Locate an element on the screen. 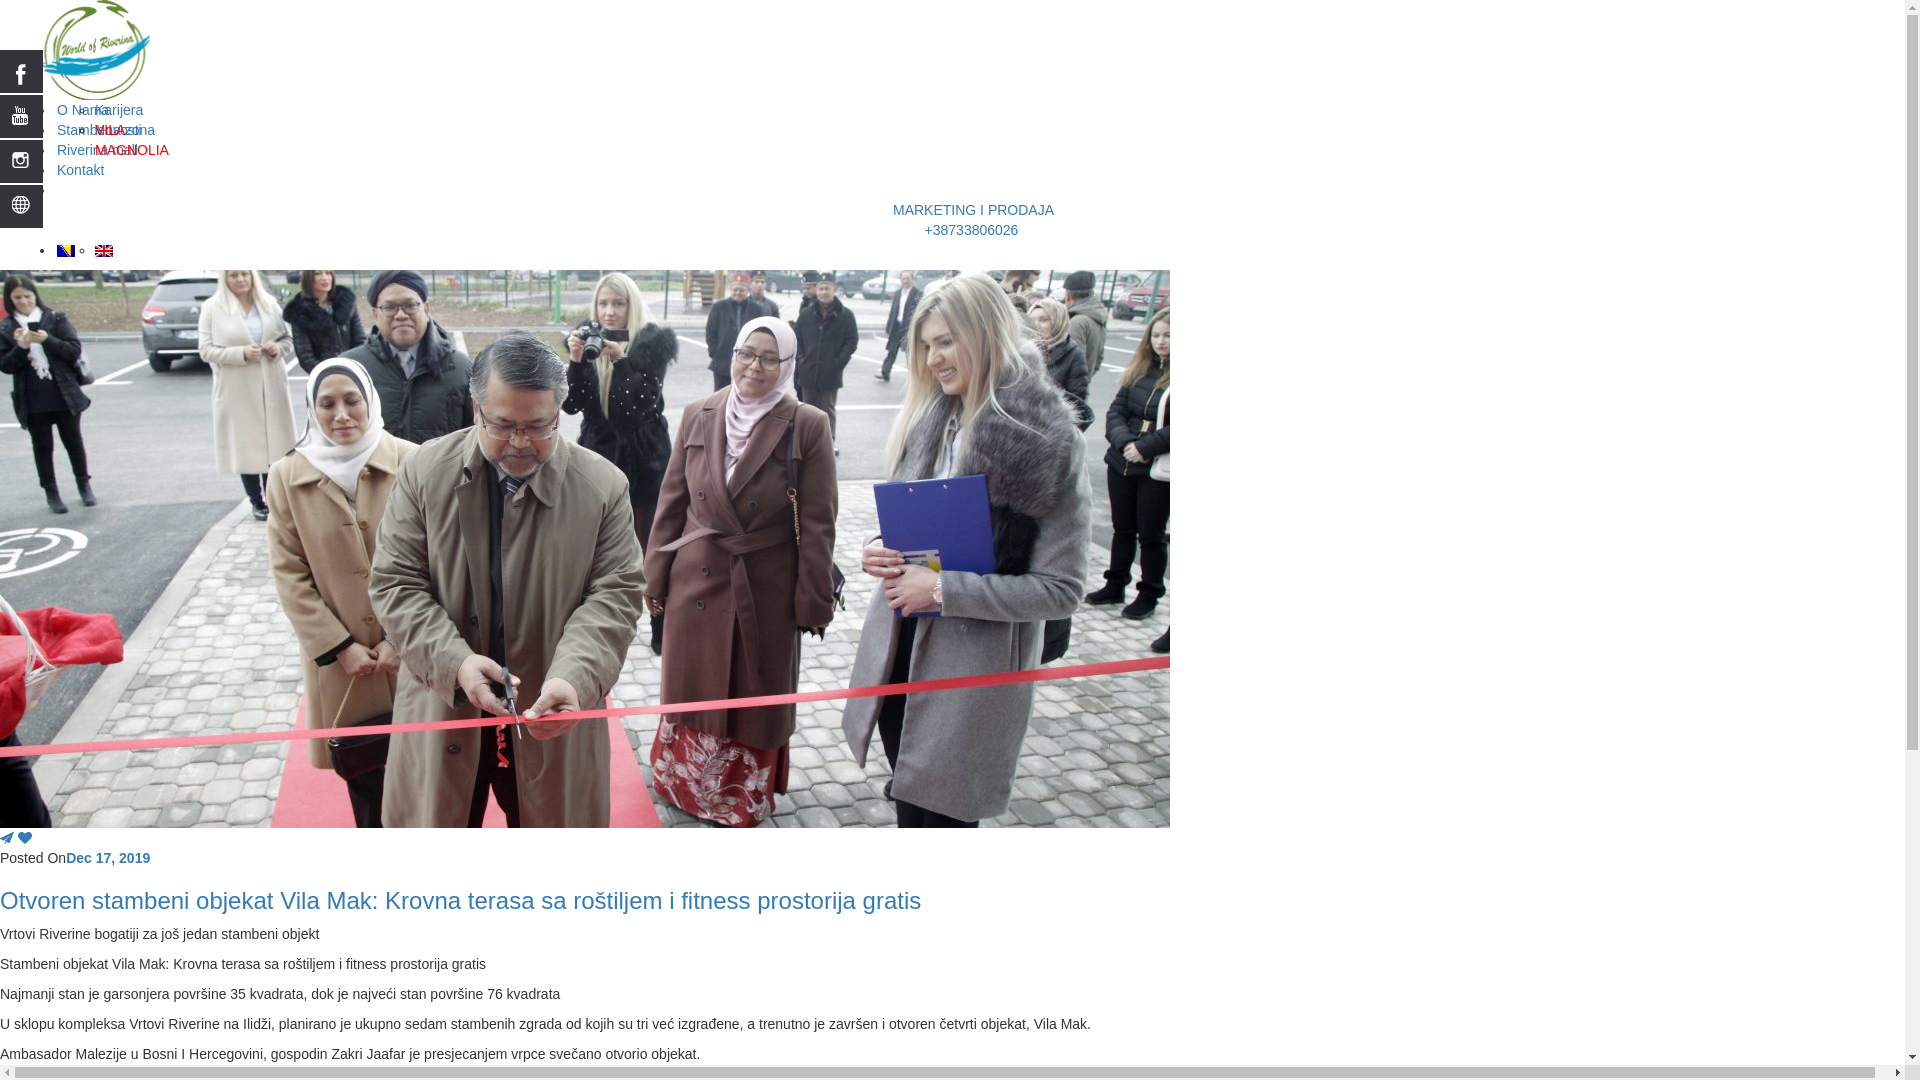 The width and height of the screenshot is (1920, 1080). 'VILA MAGNOLIA' is located at coordinates (131, 138).